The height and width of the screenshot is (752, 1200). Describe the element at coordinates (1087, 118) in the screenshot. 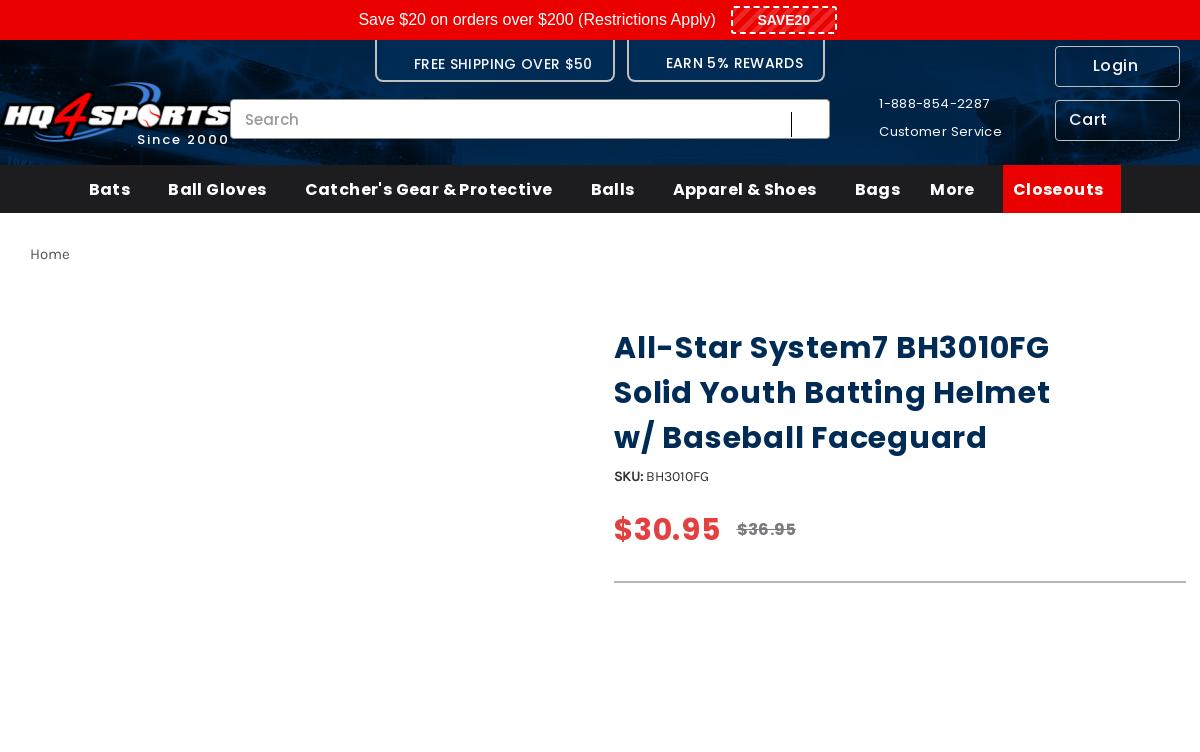

I see `'Cart'` at that location.